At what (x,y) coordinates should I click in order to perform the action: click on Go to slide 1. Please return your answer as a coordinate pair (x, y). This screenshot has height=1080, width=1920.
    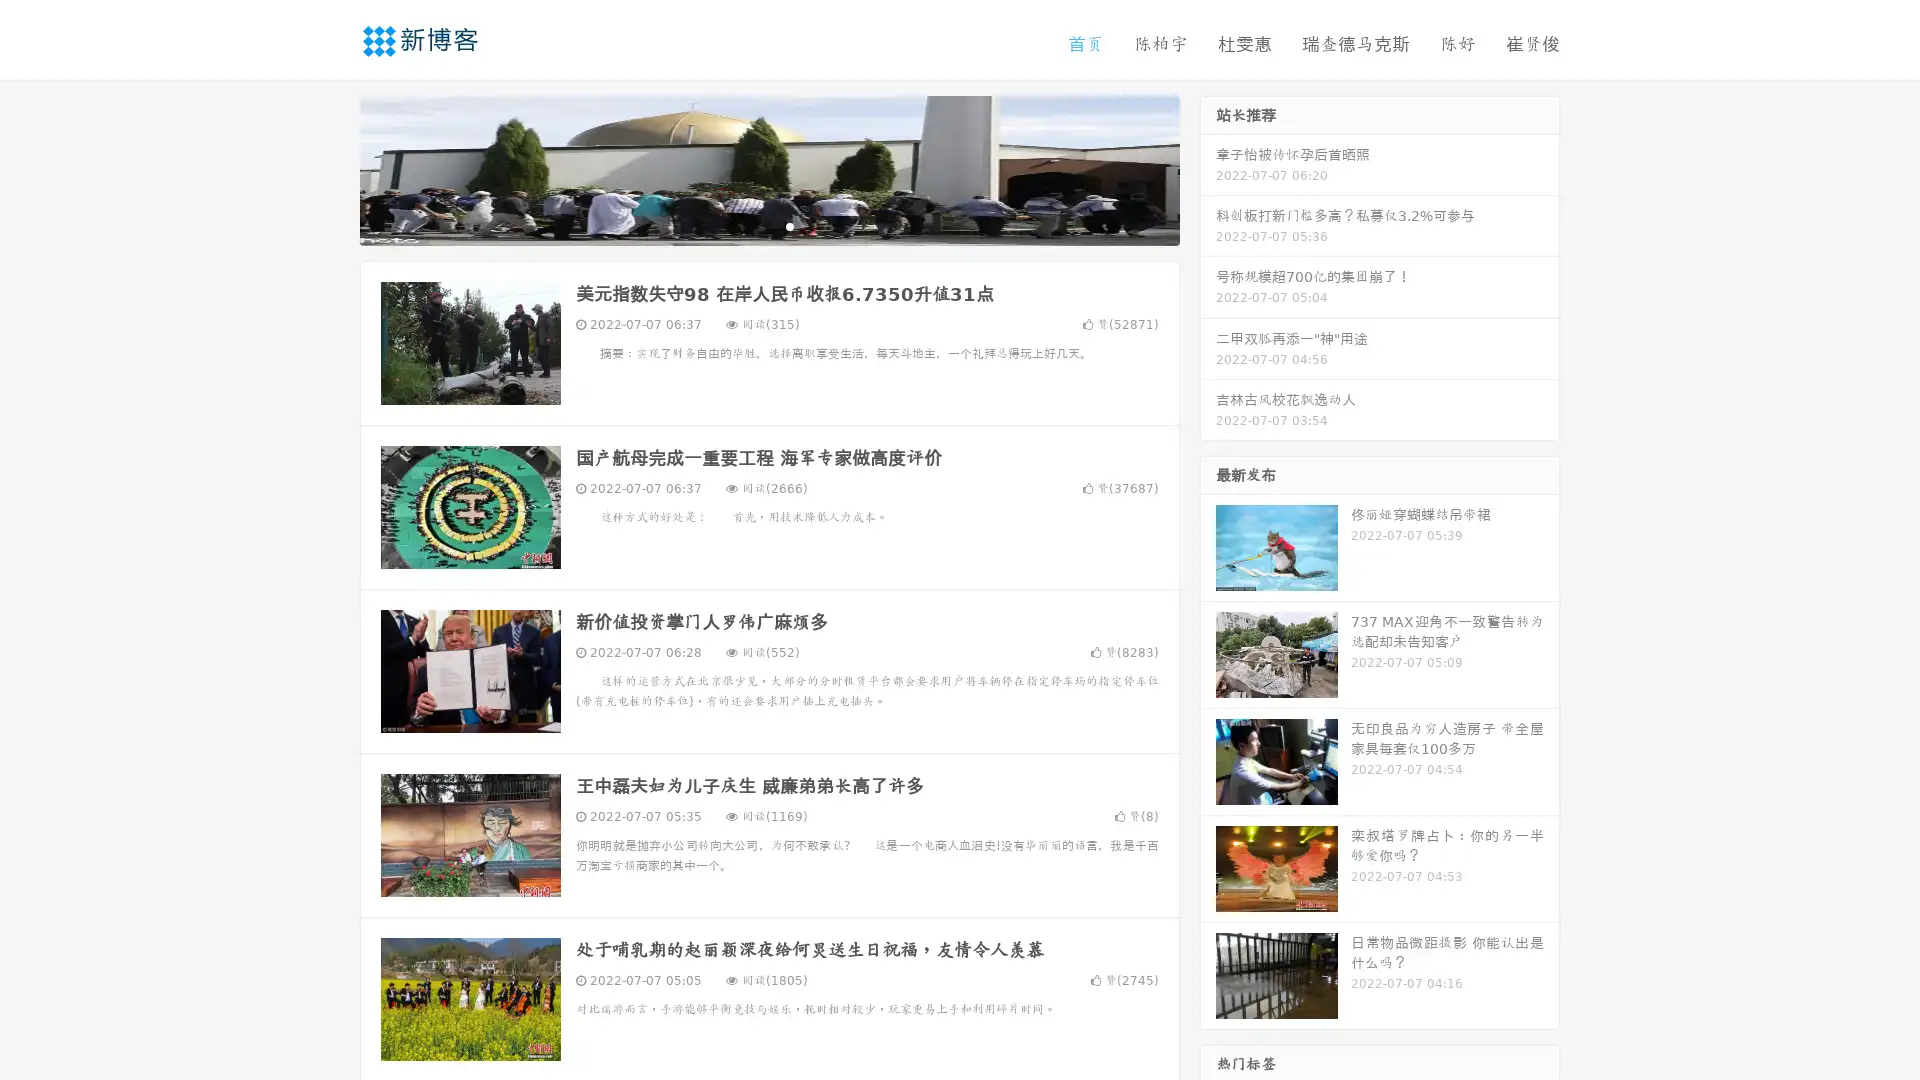
    Looking at the image, I should click on (748, 225).